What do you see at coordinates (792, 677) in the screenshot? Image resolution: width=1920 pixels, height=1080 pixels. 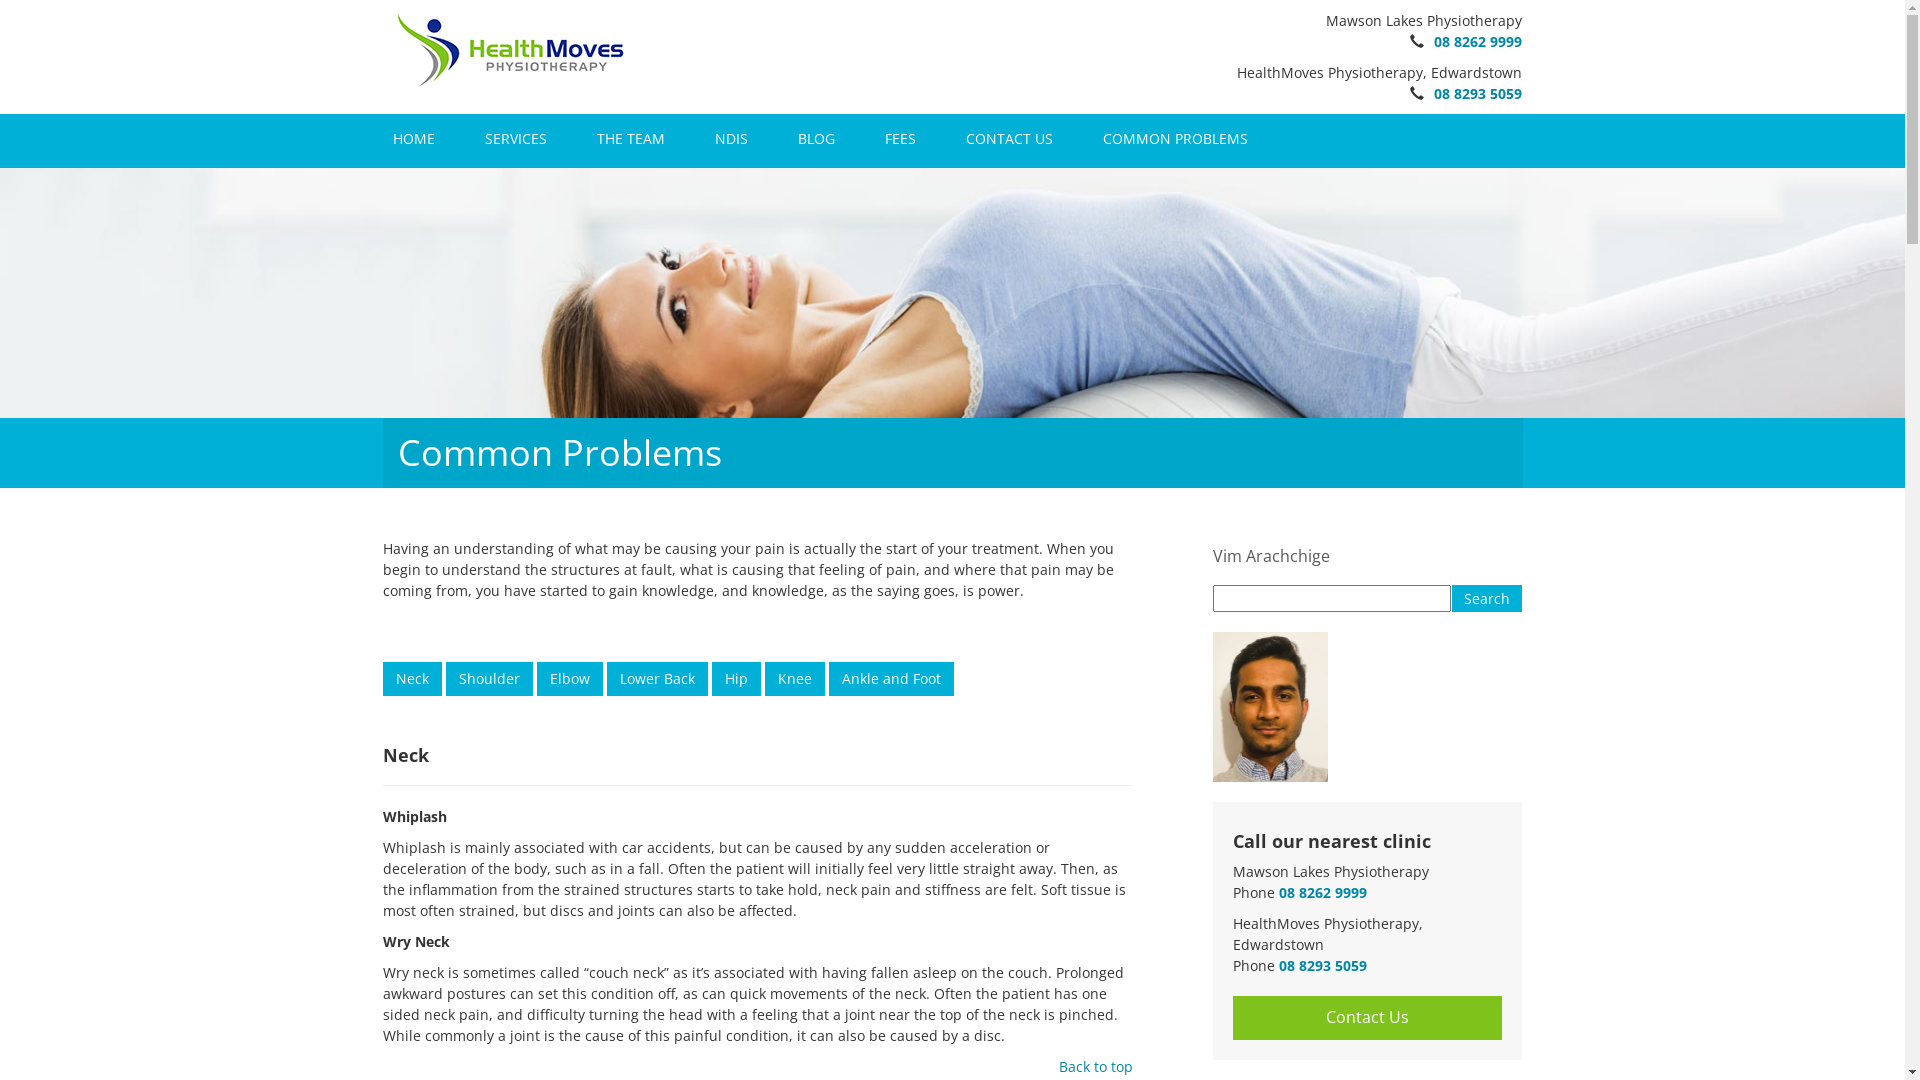 I see `'Knee'` at bounding box center [792, 677].